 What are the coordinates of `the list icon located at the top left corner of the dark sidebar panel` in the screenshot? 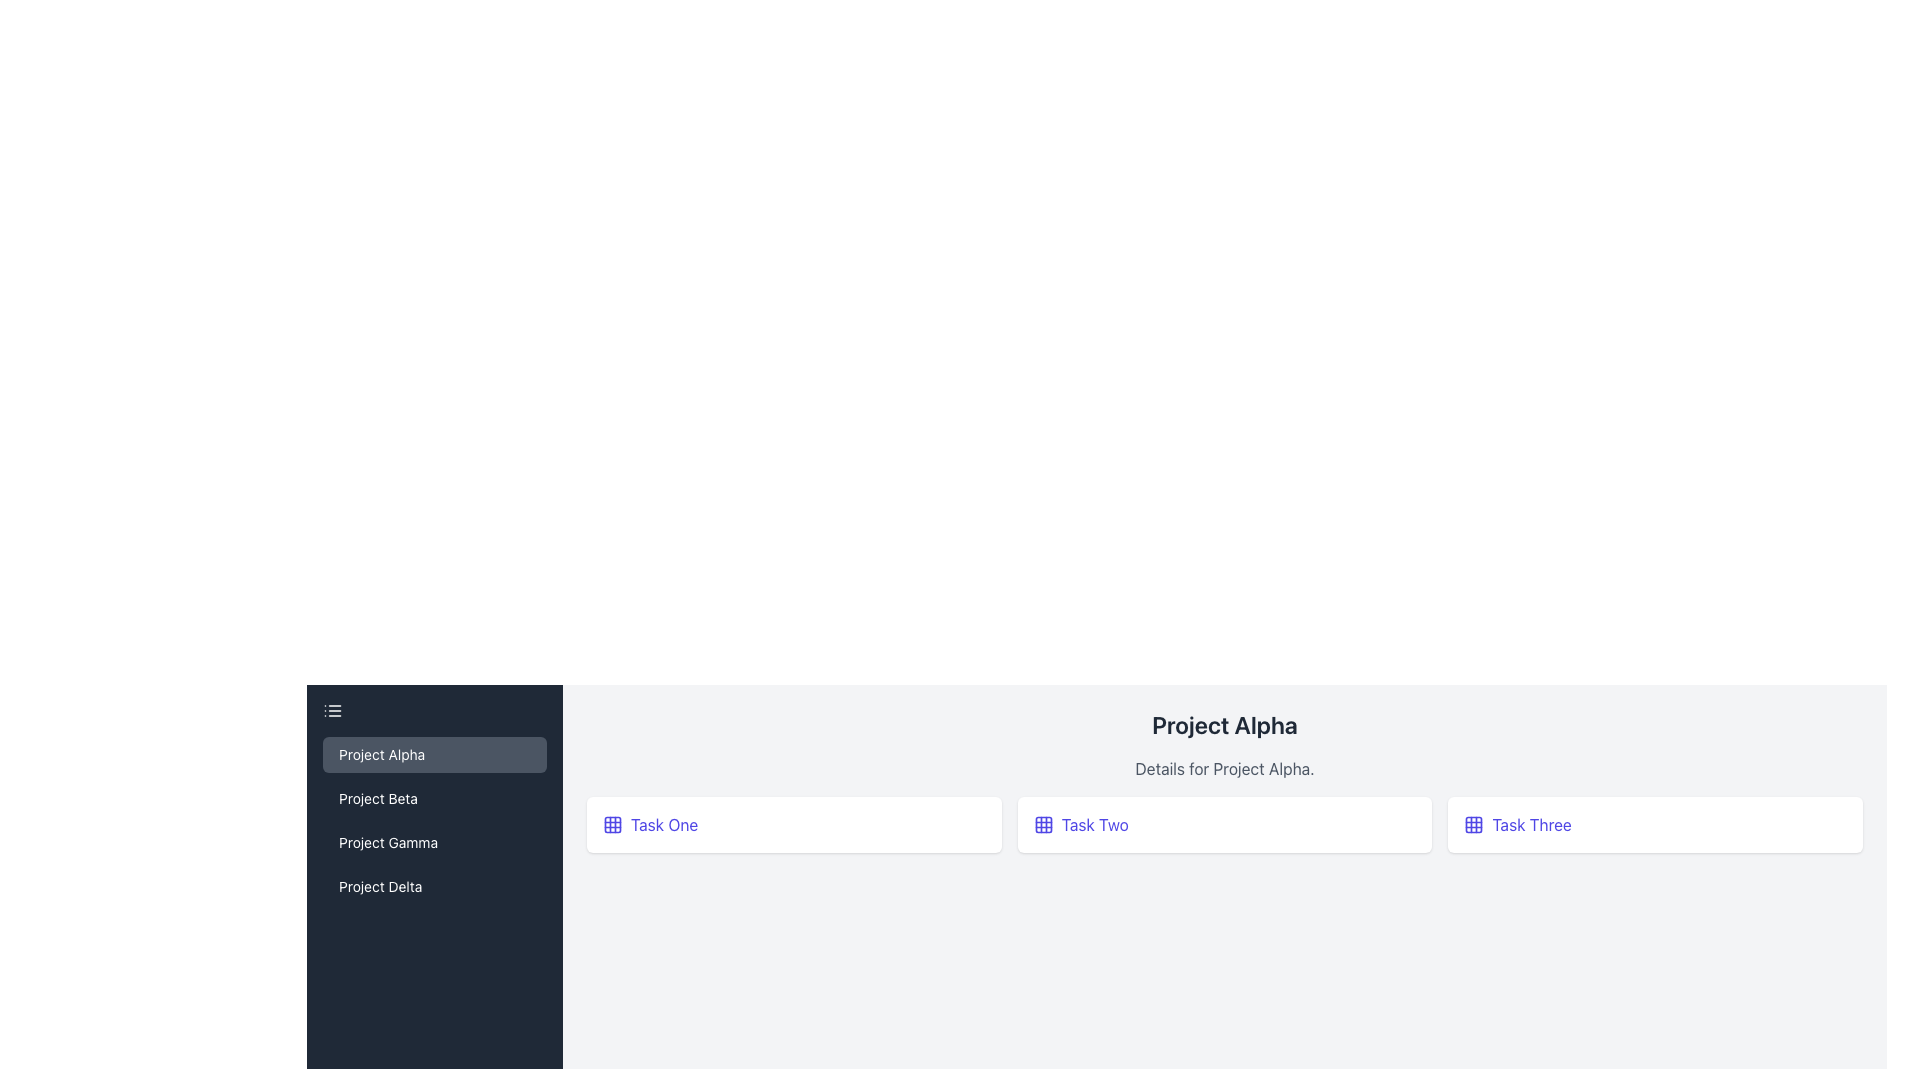 It's located at (332, 709).